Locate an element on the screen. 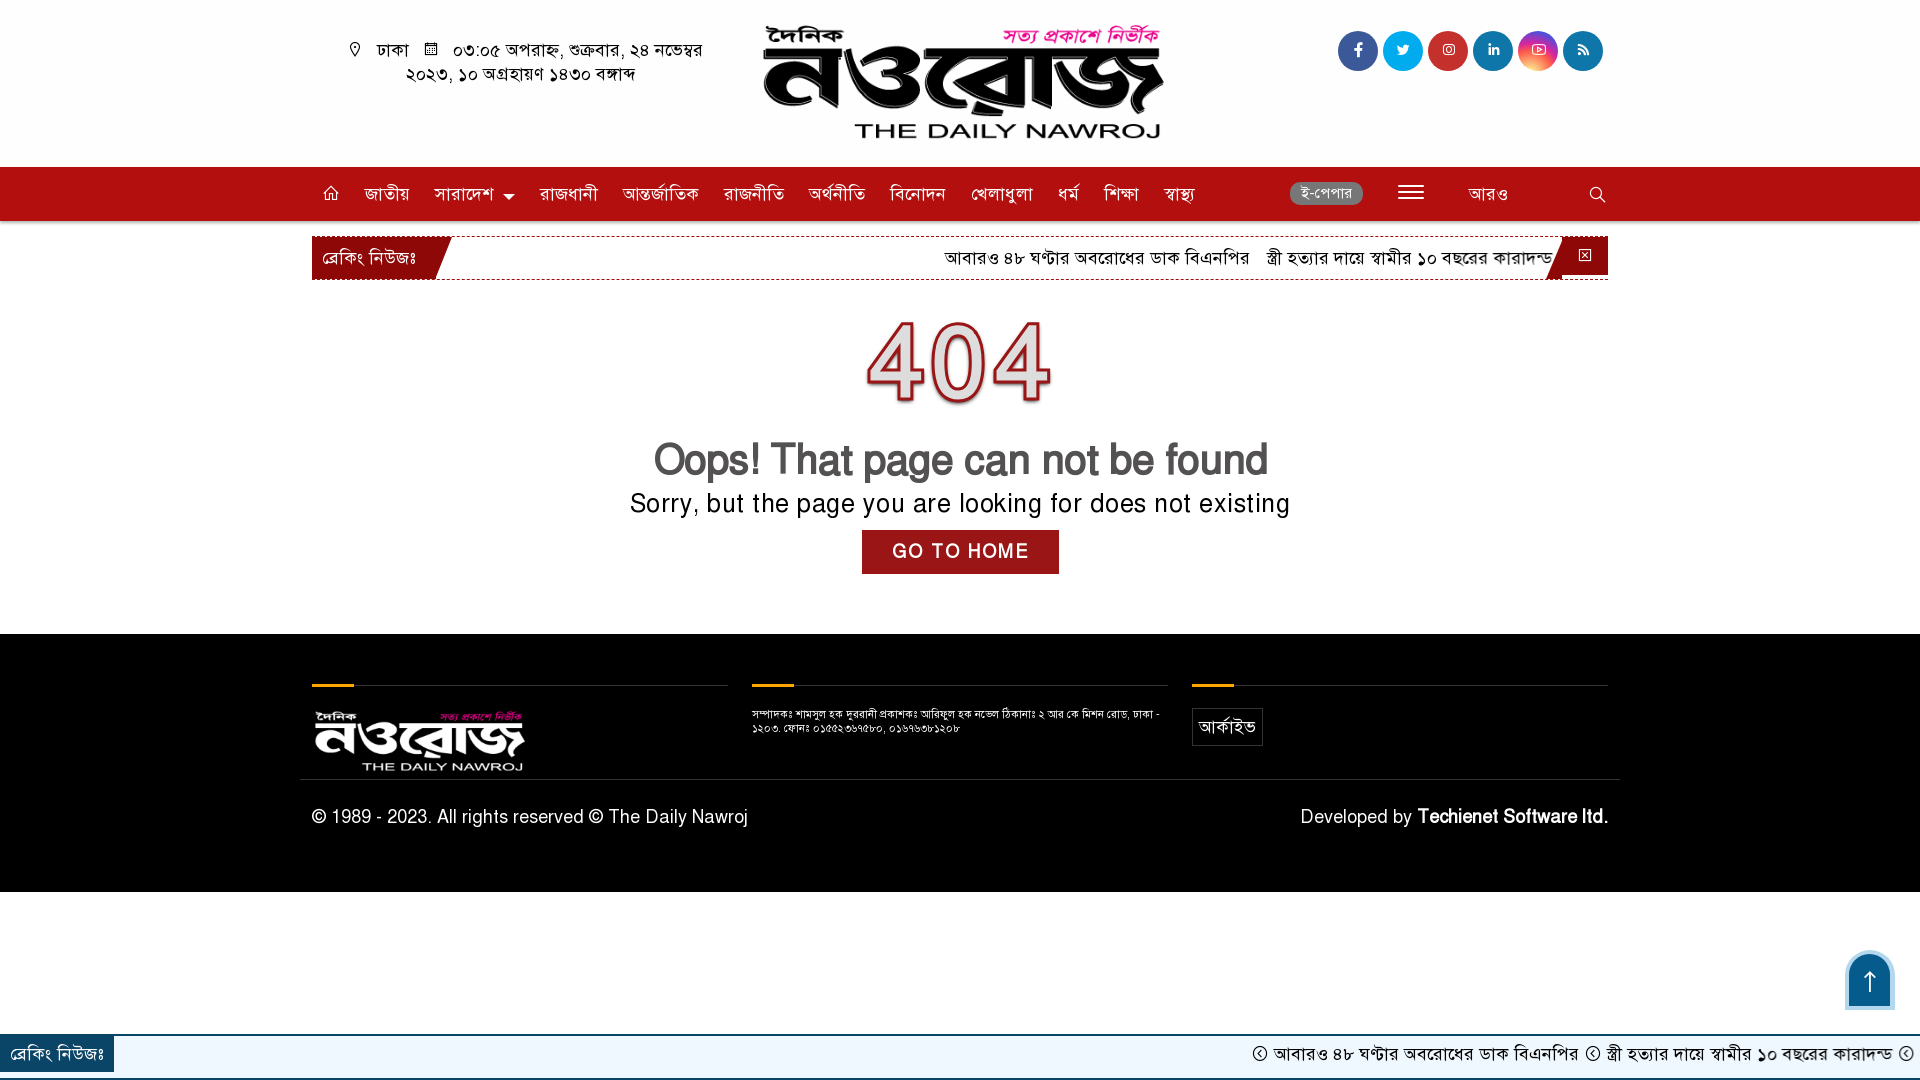 This screenshot has width=1920, height=1080. 'The Daily Nawroj' is located at coordinates (960, 82).